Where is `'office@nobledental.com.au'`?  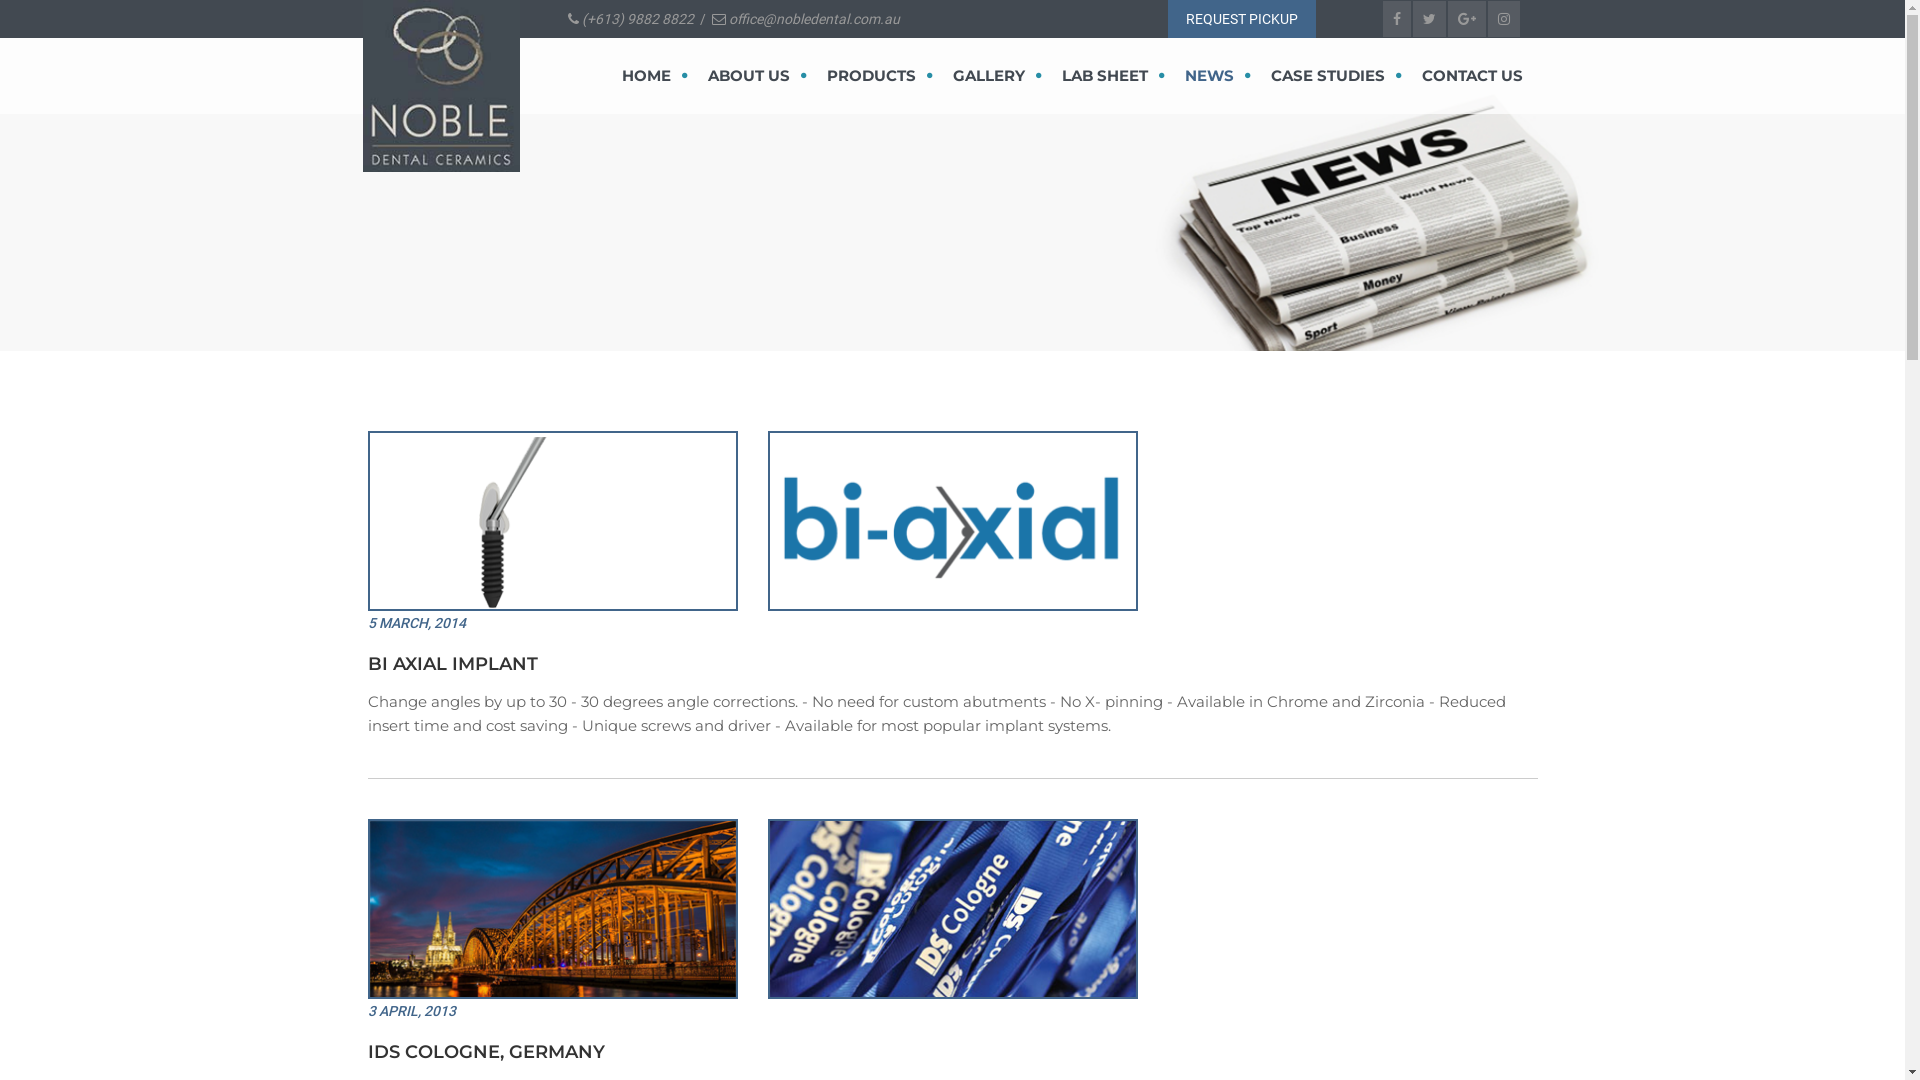
'office@nobledental.com.au' is located at coordinates (812, 19).